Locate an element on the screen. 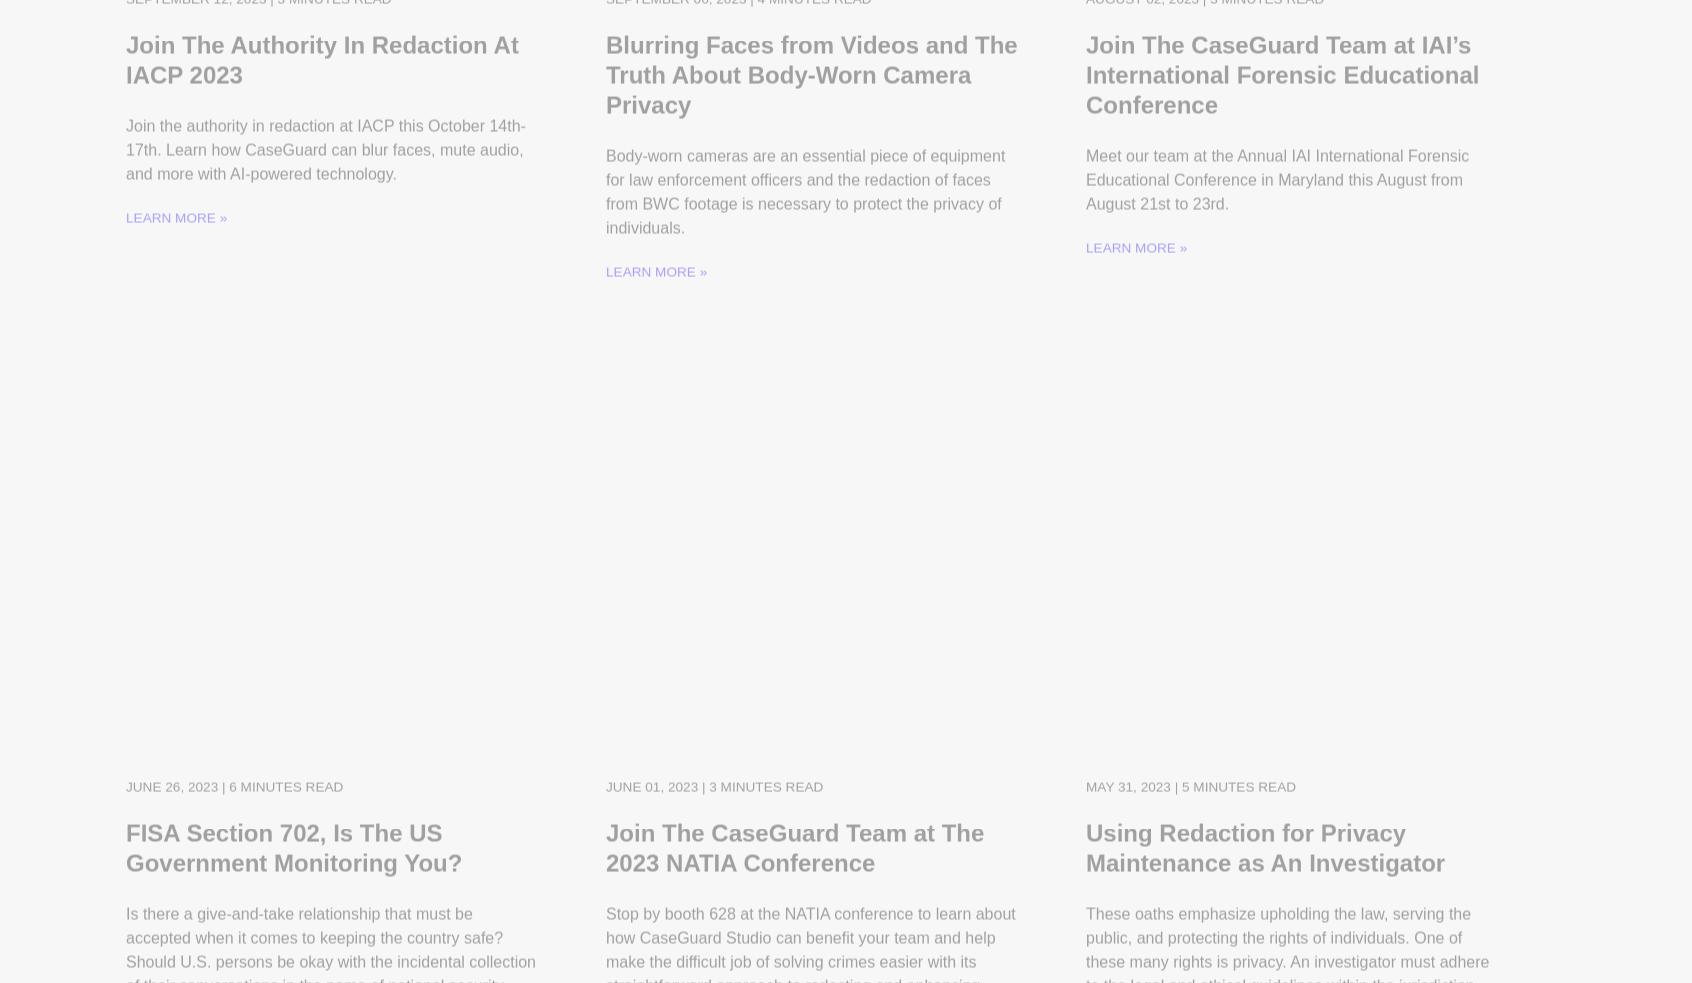 Image resolution: width=1692 pixels, height=983 pixels. 'Join The Authority In Redaction At IACP 2023' is located at coordinates (320, 94).